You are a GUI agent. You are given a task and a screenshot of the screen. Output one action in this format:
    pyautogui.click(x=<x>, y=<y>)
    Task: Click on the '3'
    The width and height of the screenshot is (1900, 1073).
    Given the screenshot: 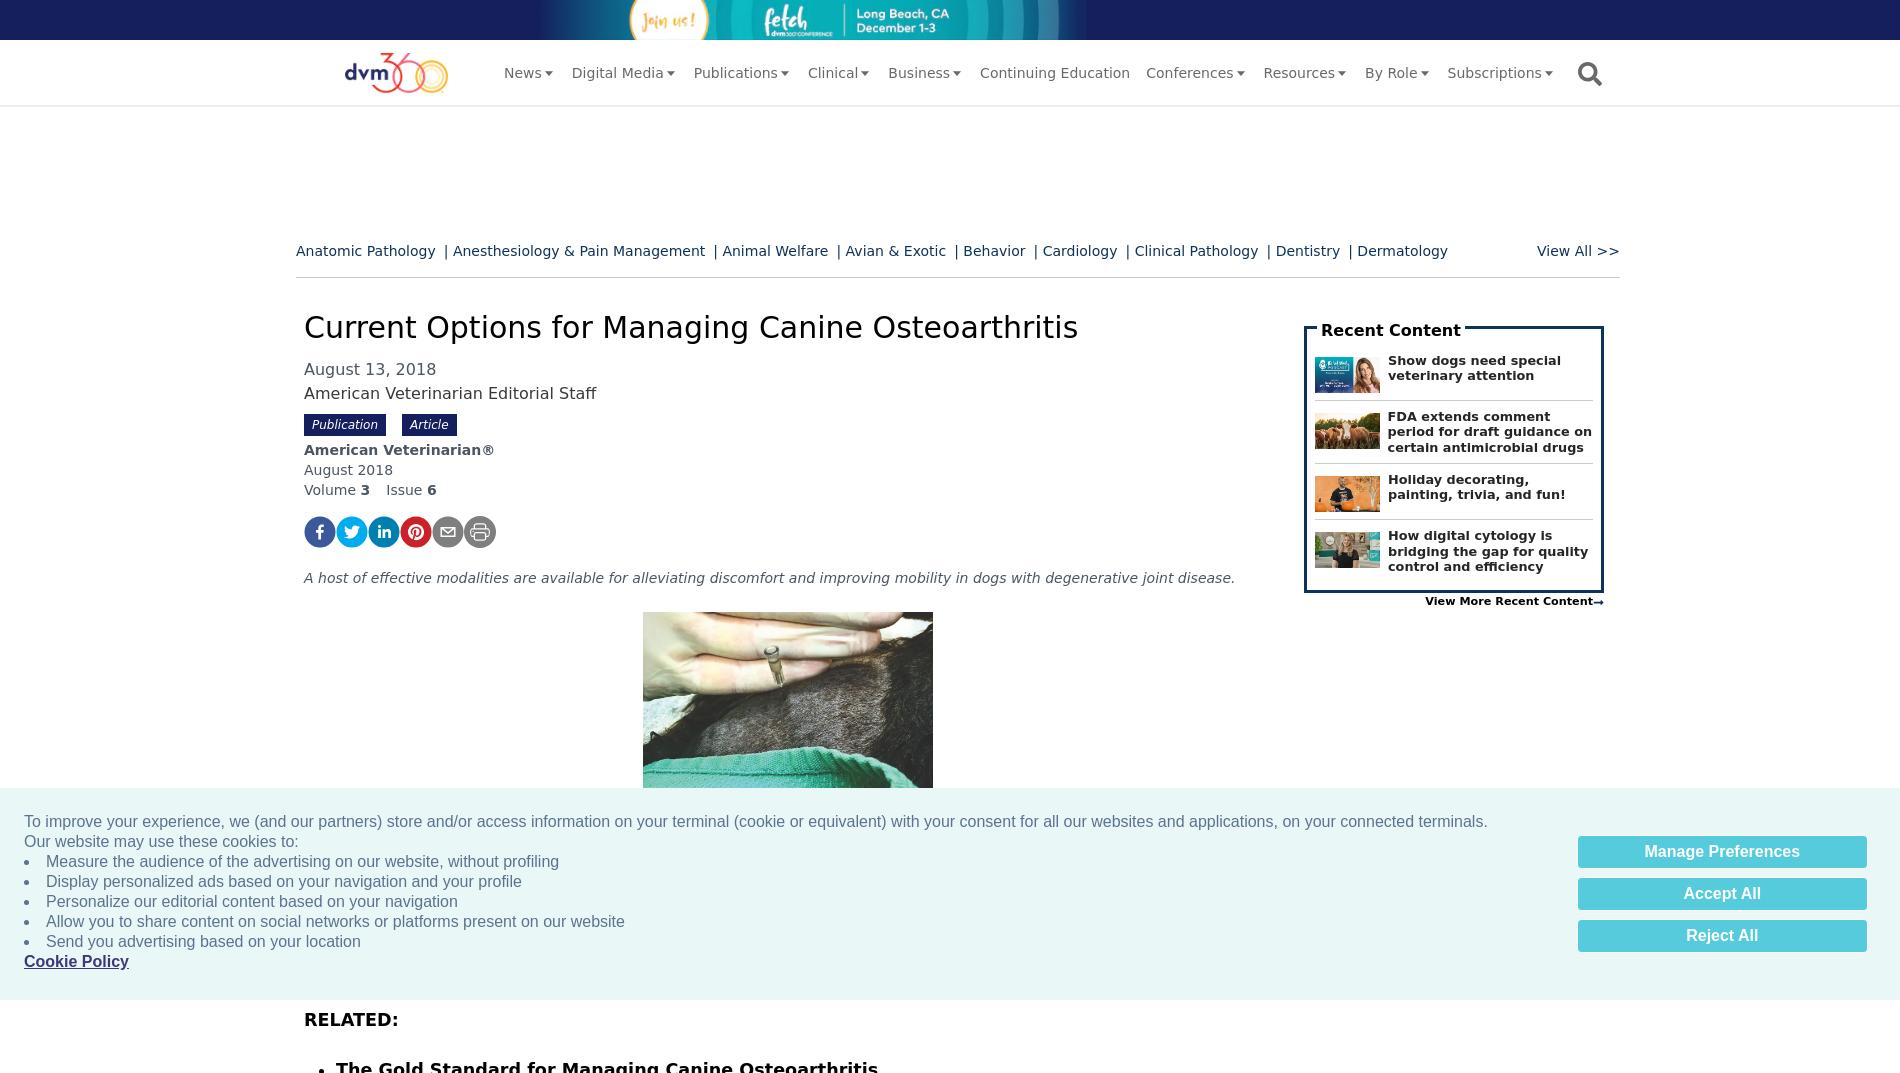 What is the action you would take?
    pyautogui.click(x=363, y=489)
    